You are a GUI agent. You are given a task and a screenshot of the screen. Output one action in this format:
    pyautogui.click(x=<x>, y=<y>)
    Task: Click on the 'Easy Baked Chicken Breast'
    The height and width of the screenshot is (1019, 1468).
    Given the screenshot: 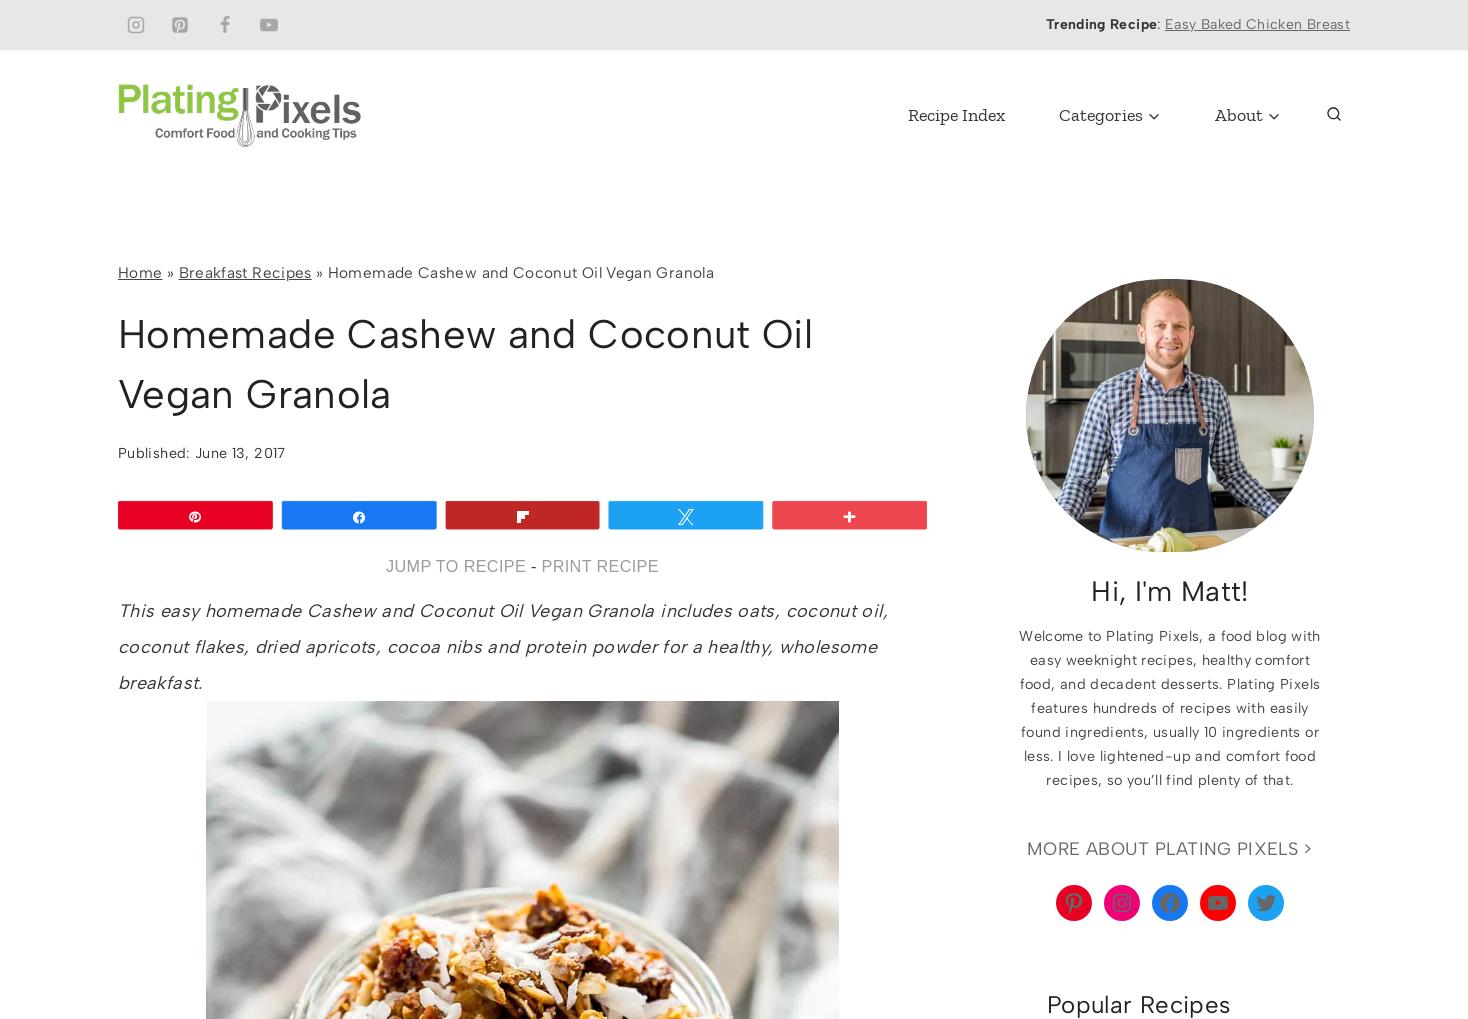 What is the action you would take?
    pyautogui.click(x=1165, y=23)
    